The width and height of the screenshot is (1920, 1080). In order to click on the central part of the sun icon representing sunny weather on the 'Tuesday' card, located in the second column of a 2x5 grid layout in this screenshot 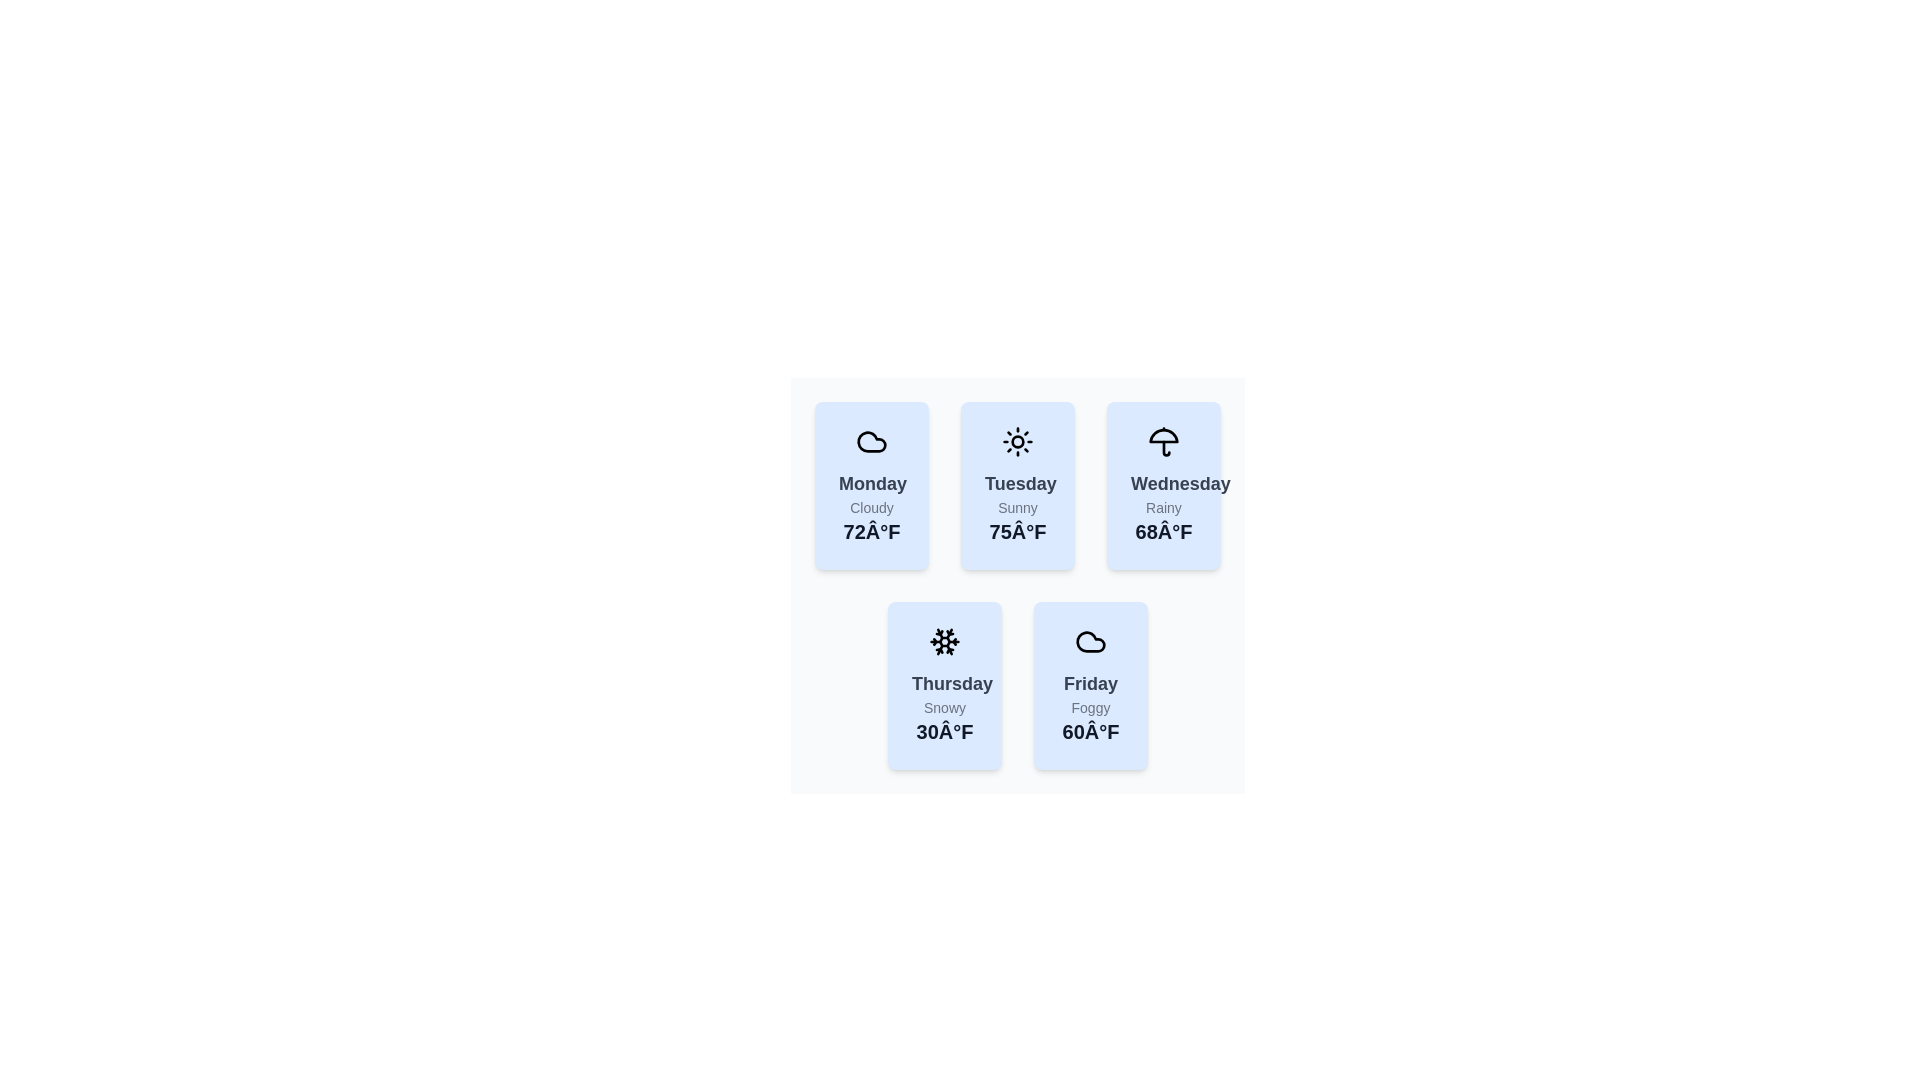, I will do `click(1017, 441)`.